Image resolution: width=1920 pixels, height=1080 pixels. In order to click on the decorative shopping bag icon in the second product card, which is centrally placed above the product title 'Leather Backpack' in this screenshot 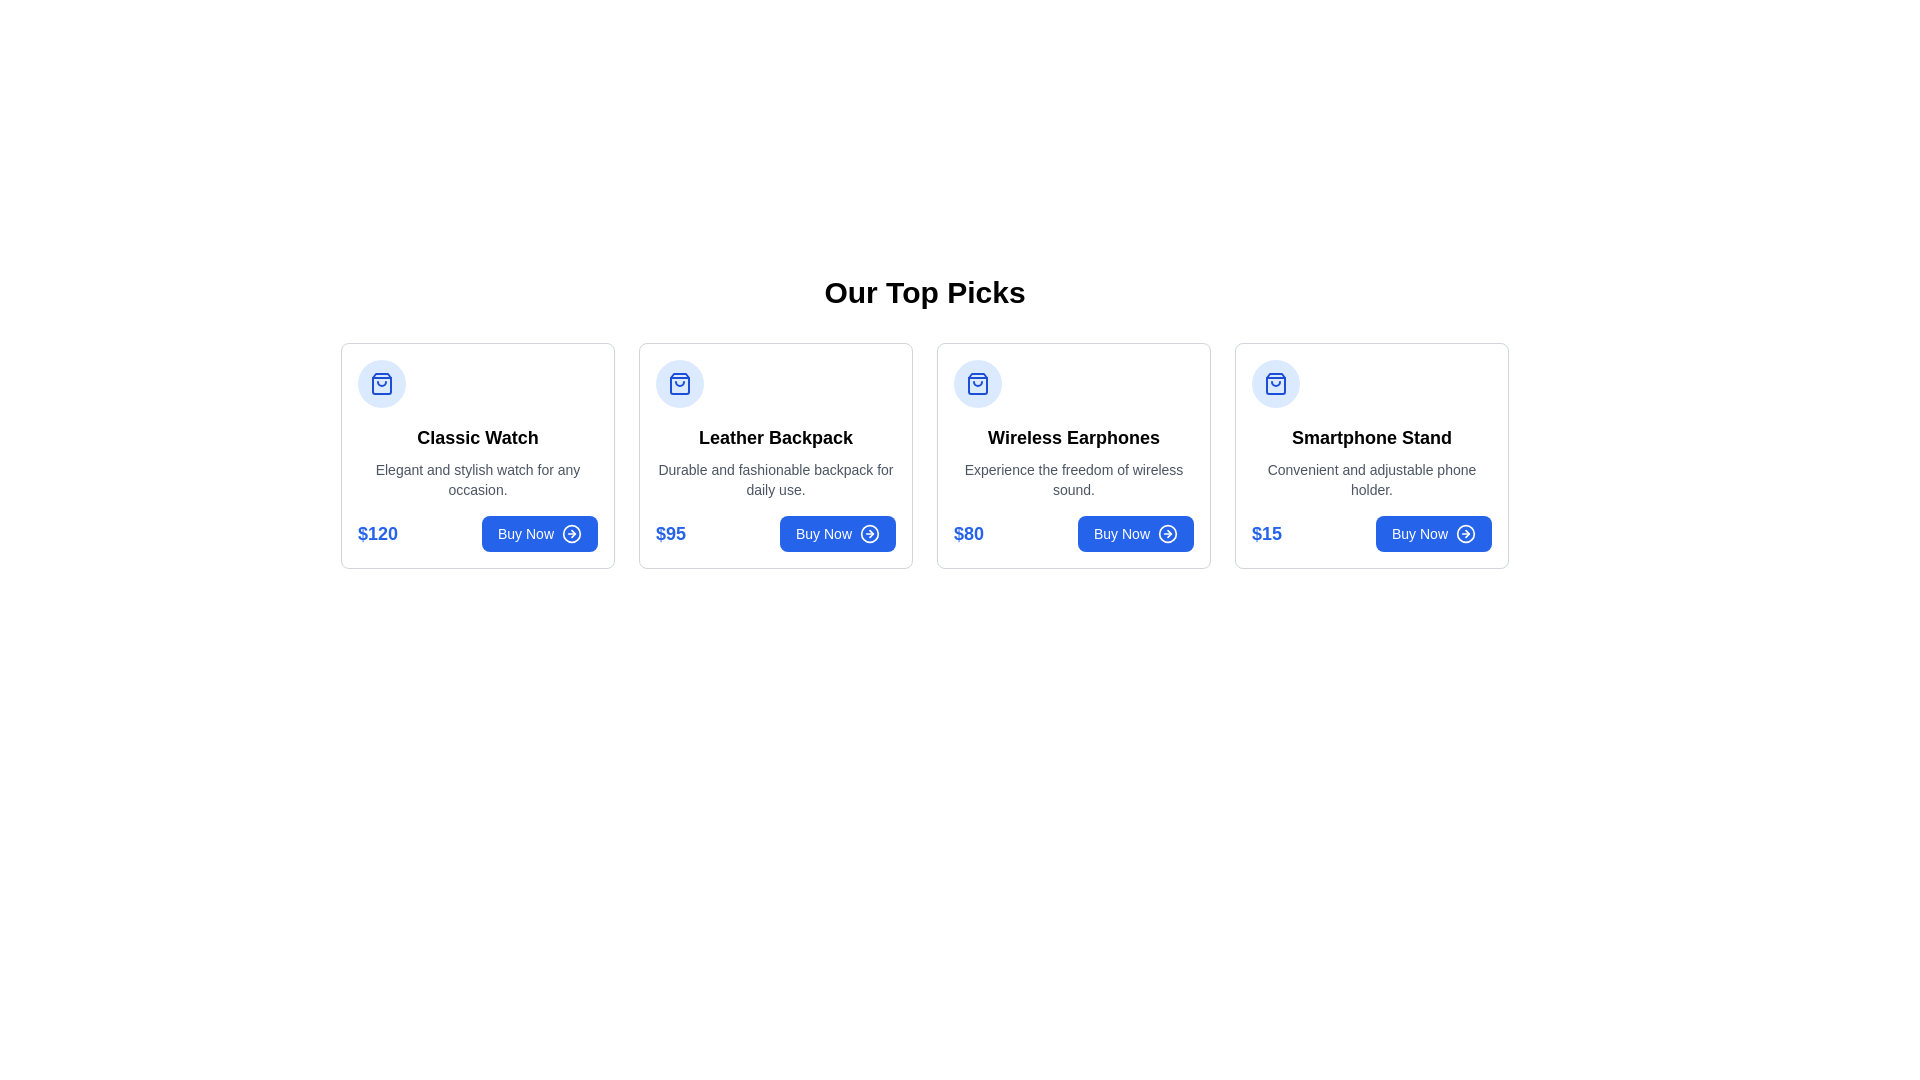, I will do `click(680, 384)`.